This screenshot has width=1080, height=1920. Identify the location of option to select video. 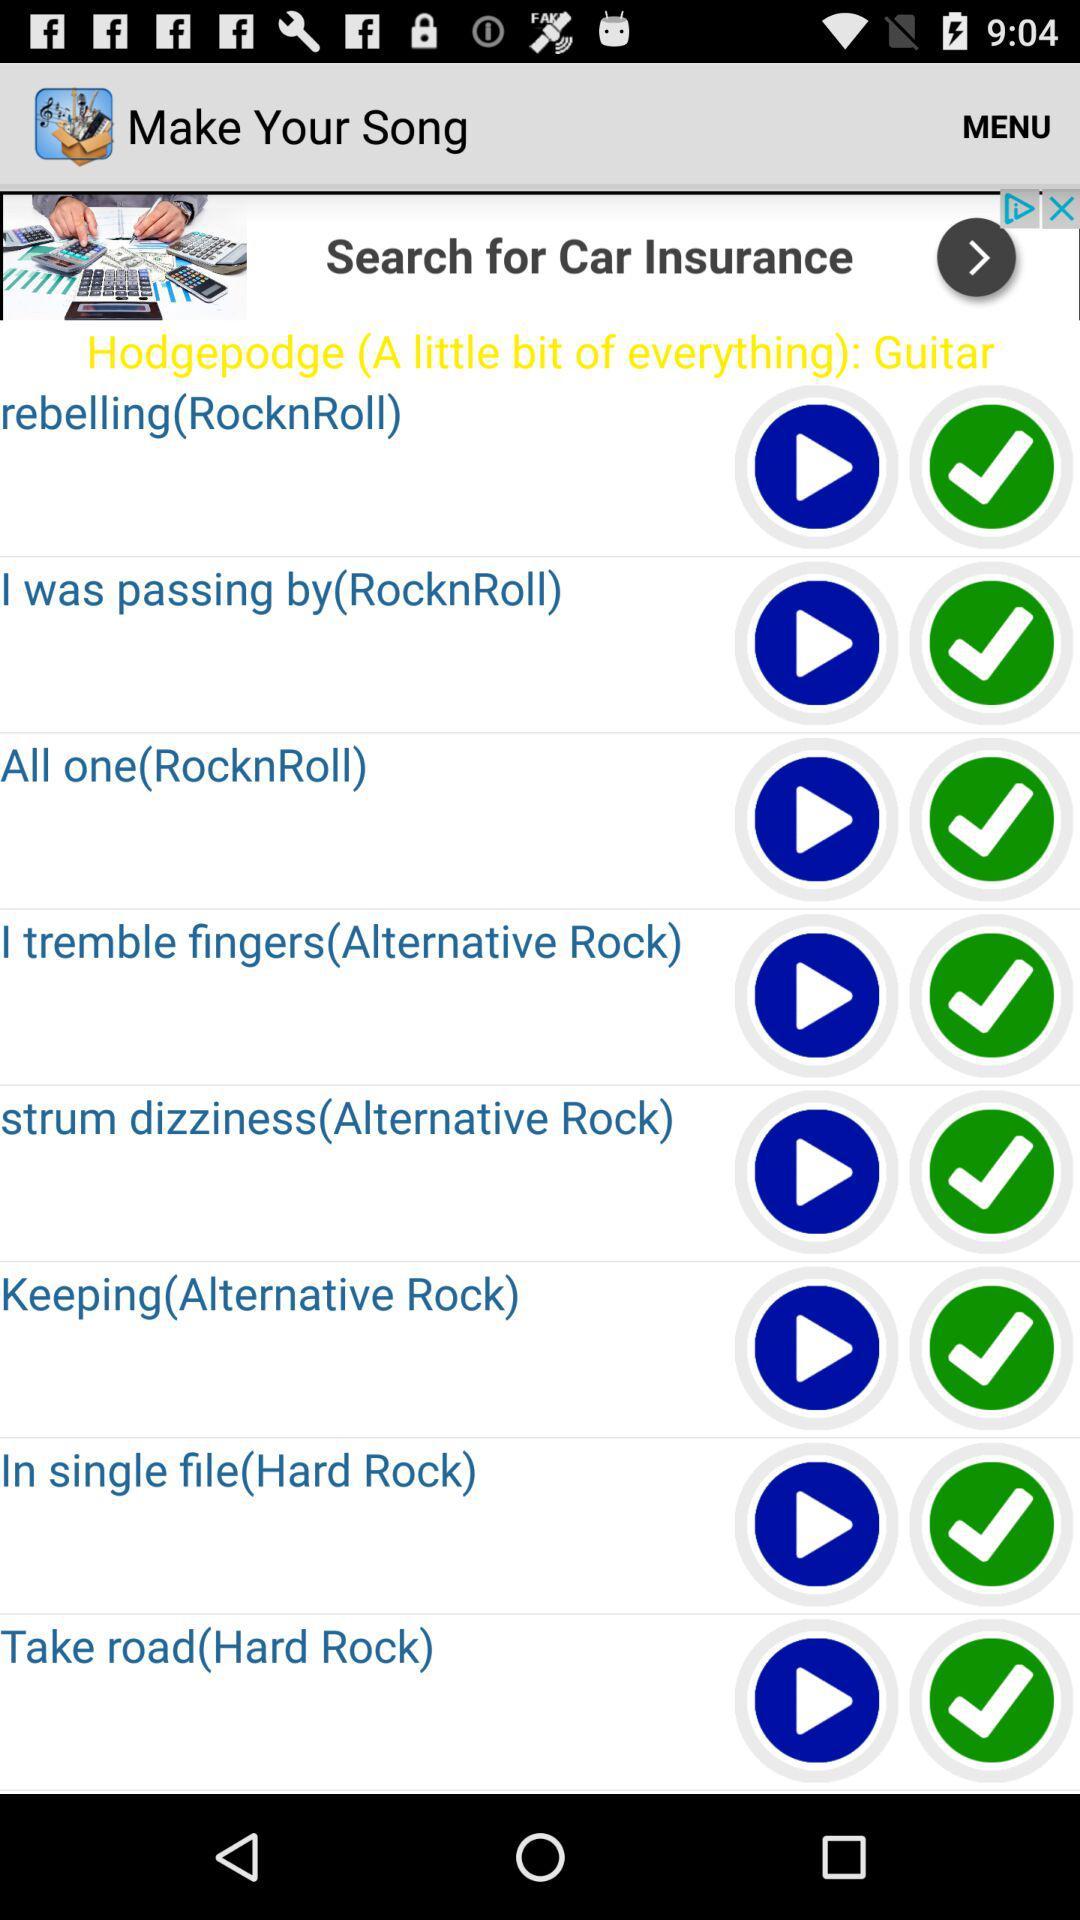
(992, 467).